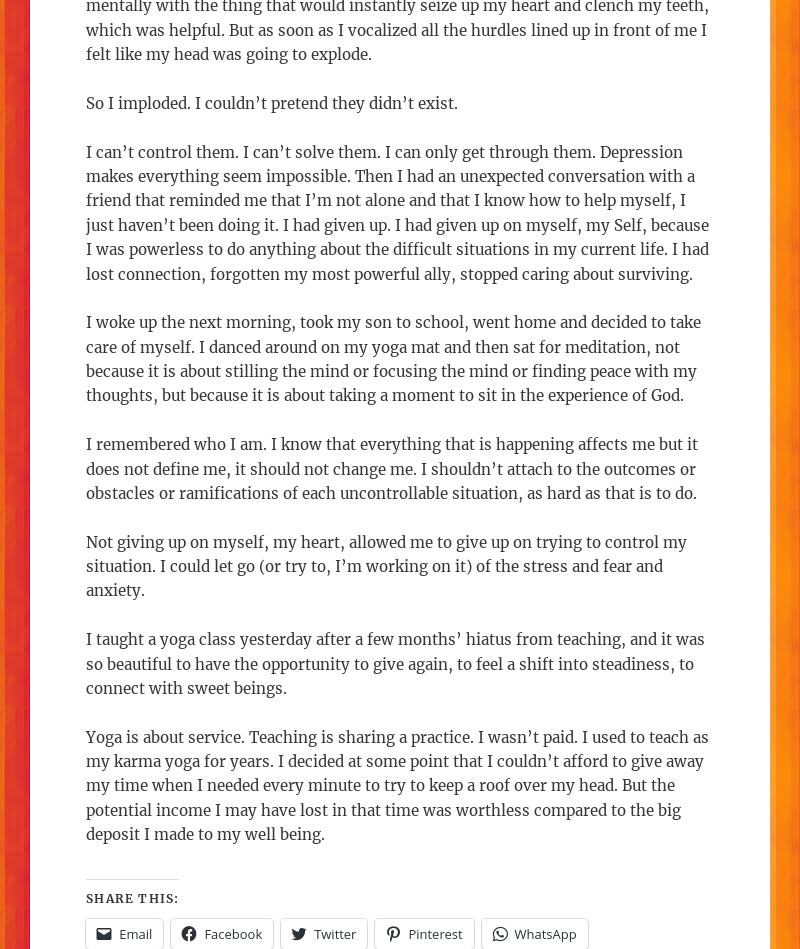 The width and height of the screenshot is (800, 949). Describe the element at coordinates (433, 931) in the screenshot. I see `'Pinterest'` at that location.